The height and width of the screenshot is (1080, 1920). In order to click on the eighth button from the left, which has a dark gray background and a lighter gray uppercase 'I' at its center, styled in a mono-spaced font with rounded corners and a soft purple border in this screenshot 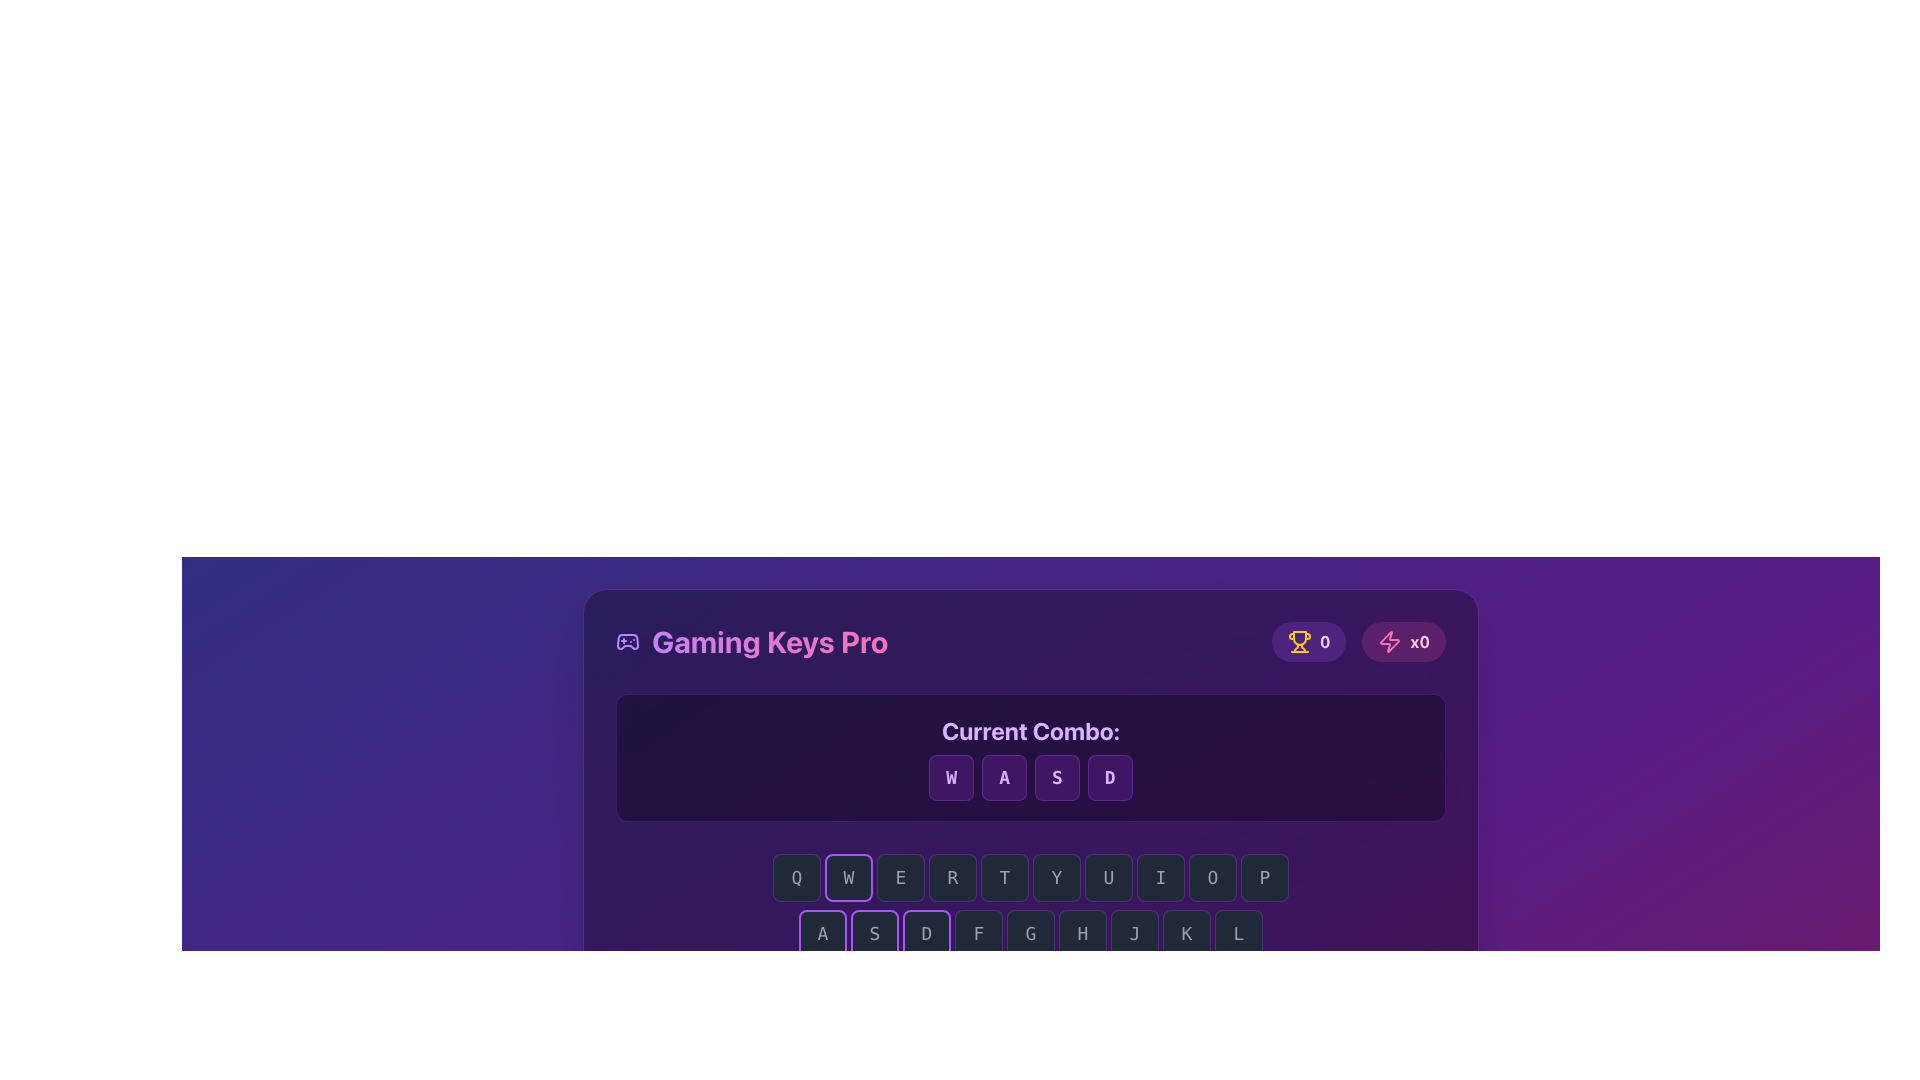, I will do `click(1161, 877)`.